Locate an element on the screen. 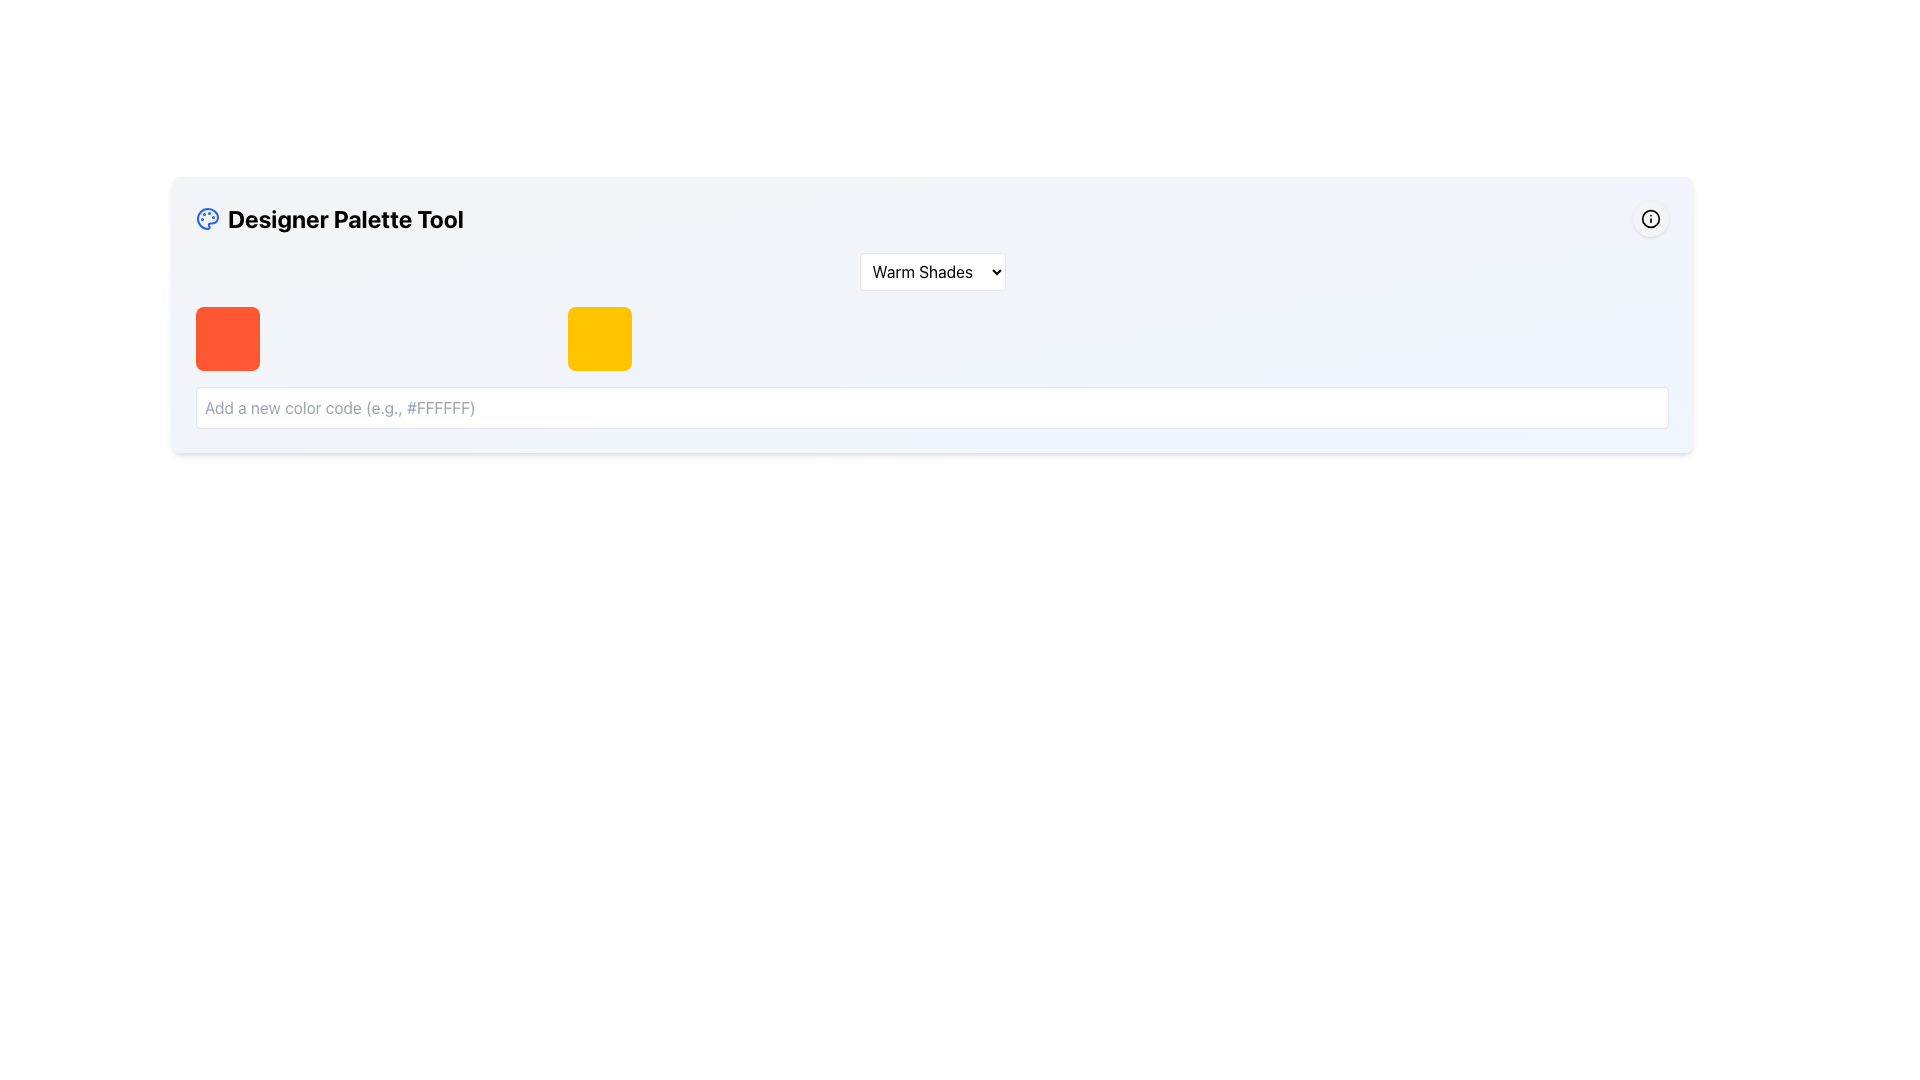 The width and height of the screenshot is (1920, 1080). the 'Warm Shades' dropdown menu is located at coordinates (931, 272).